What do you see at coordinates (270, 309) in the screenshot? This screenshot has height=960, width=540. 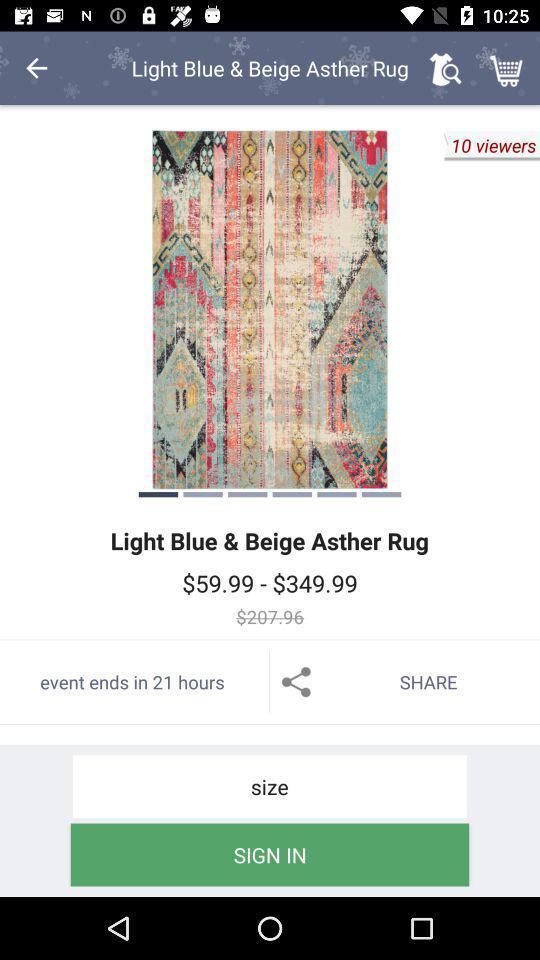 I see `to view full screen` at bounding box center [270, 309].